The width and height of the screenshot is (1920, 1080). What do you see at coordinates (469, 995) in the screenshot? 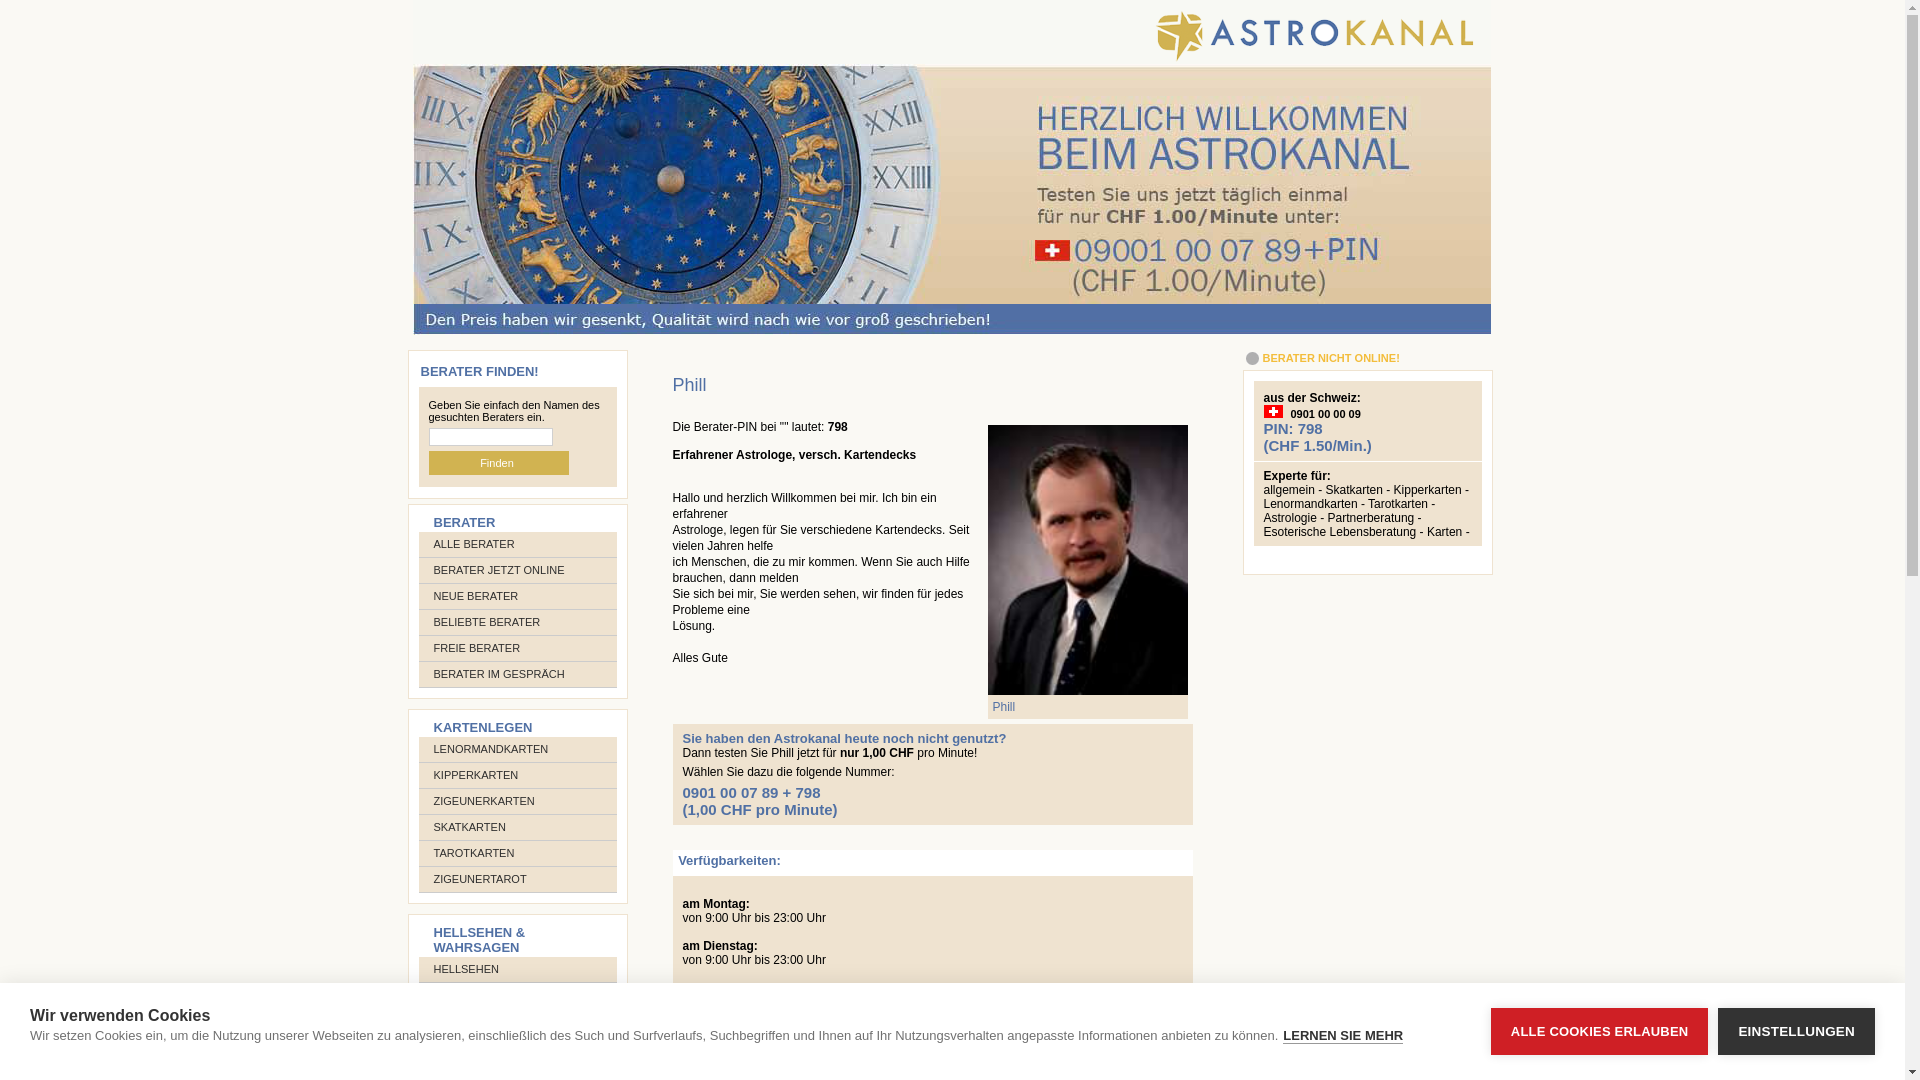
I see `'WAHRSAGEN'` at bounding box center [469, 995].